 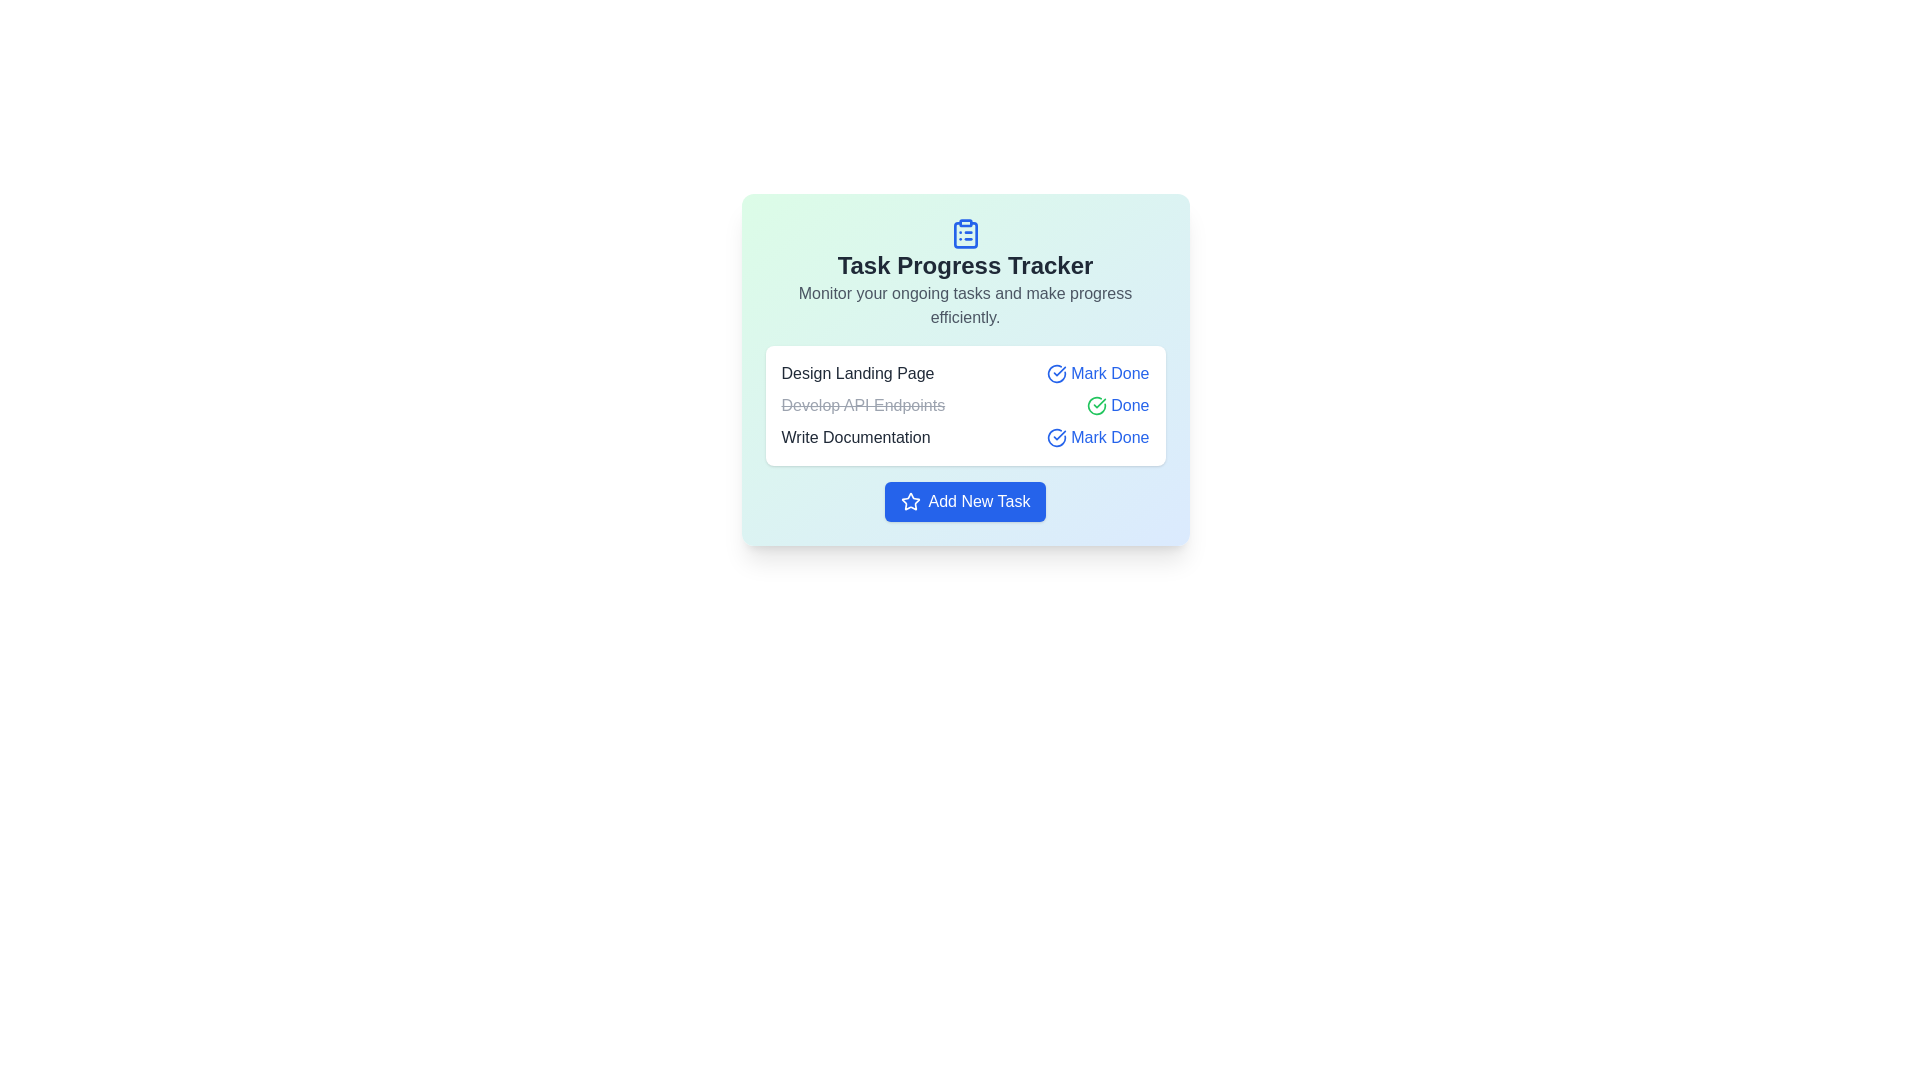 What do you see at coordinates (1056, 437) in the screenshot?
I see `the blue checkmark icon that is styled in a modern minimalist style, positioned to the left of the 'Mark Done' text element` at bounding box center [1056, 437].